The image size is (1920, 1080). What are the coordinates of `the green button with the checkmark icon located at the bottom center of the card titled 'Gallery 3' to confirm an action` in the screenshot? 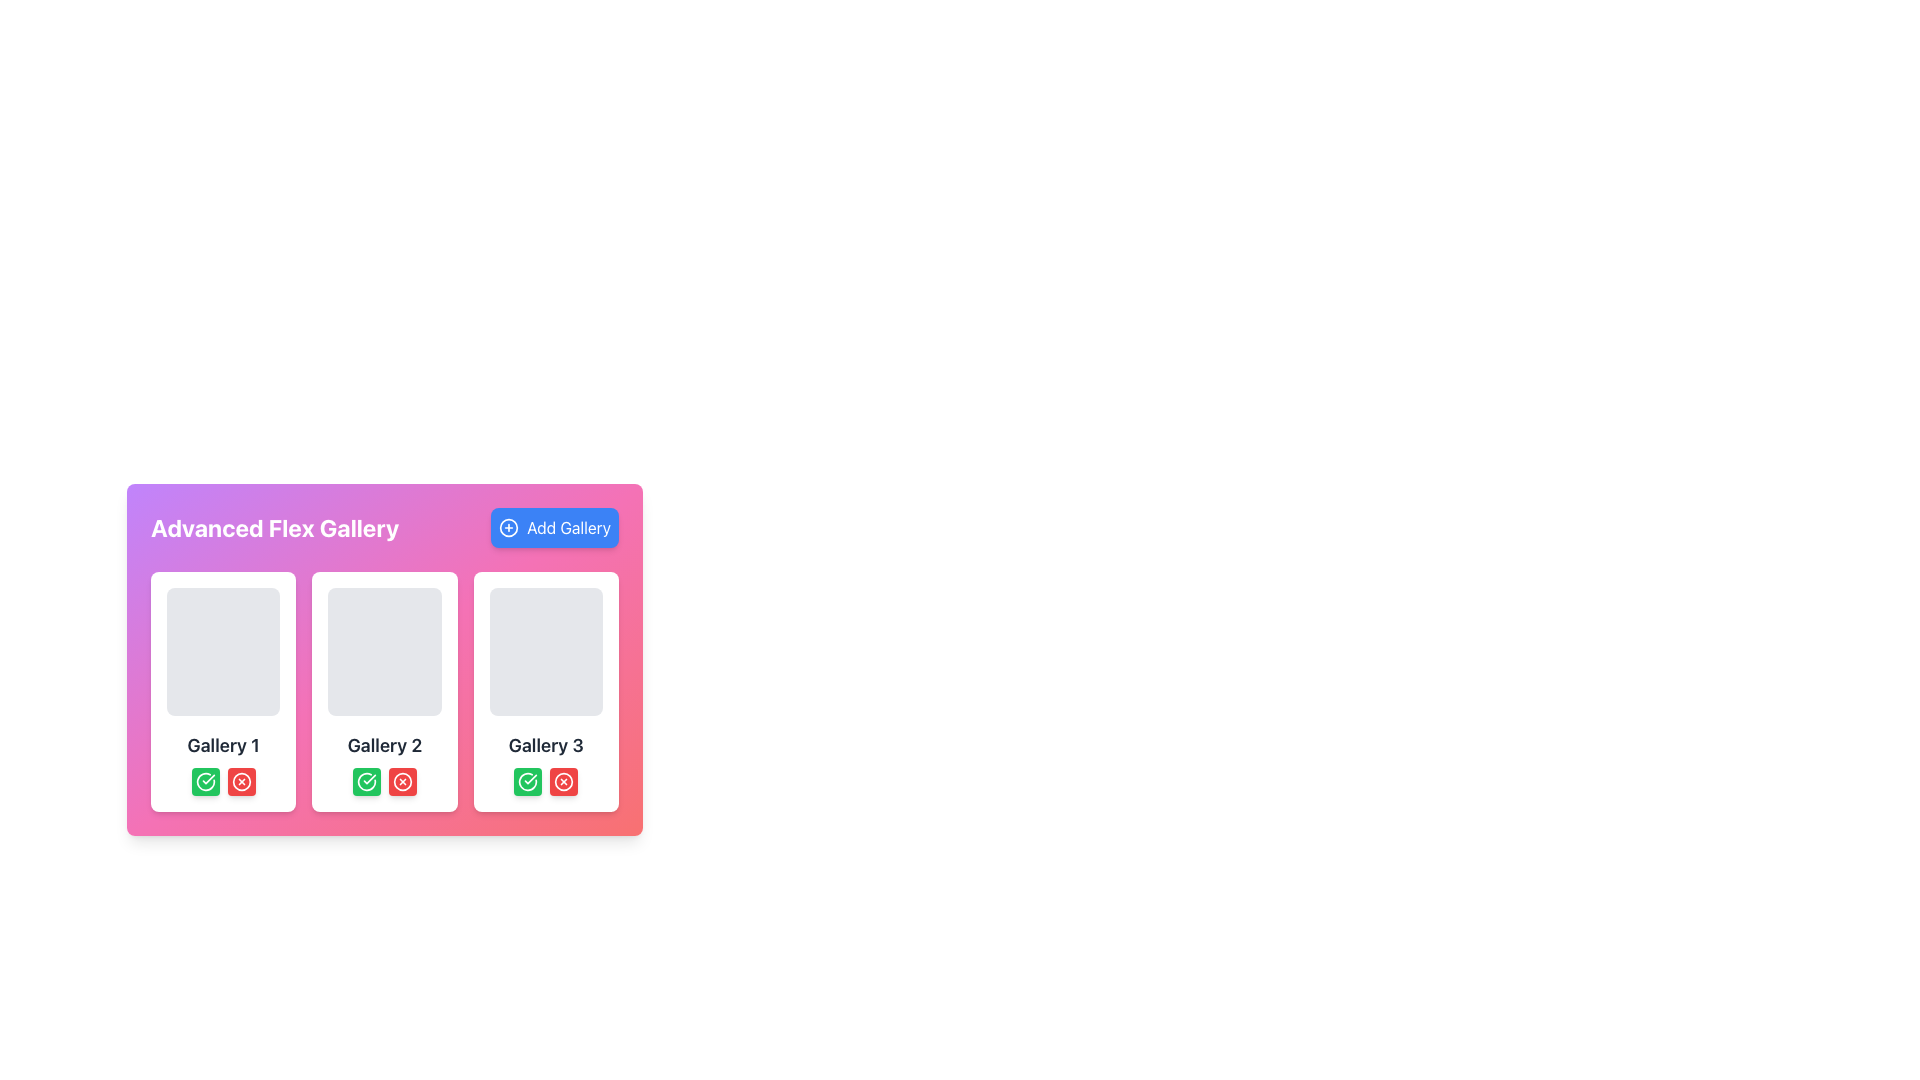 It's located at (546, 781).